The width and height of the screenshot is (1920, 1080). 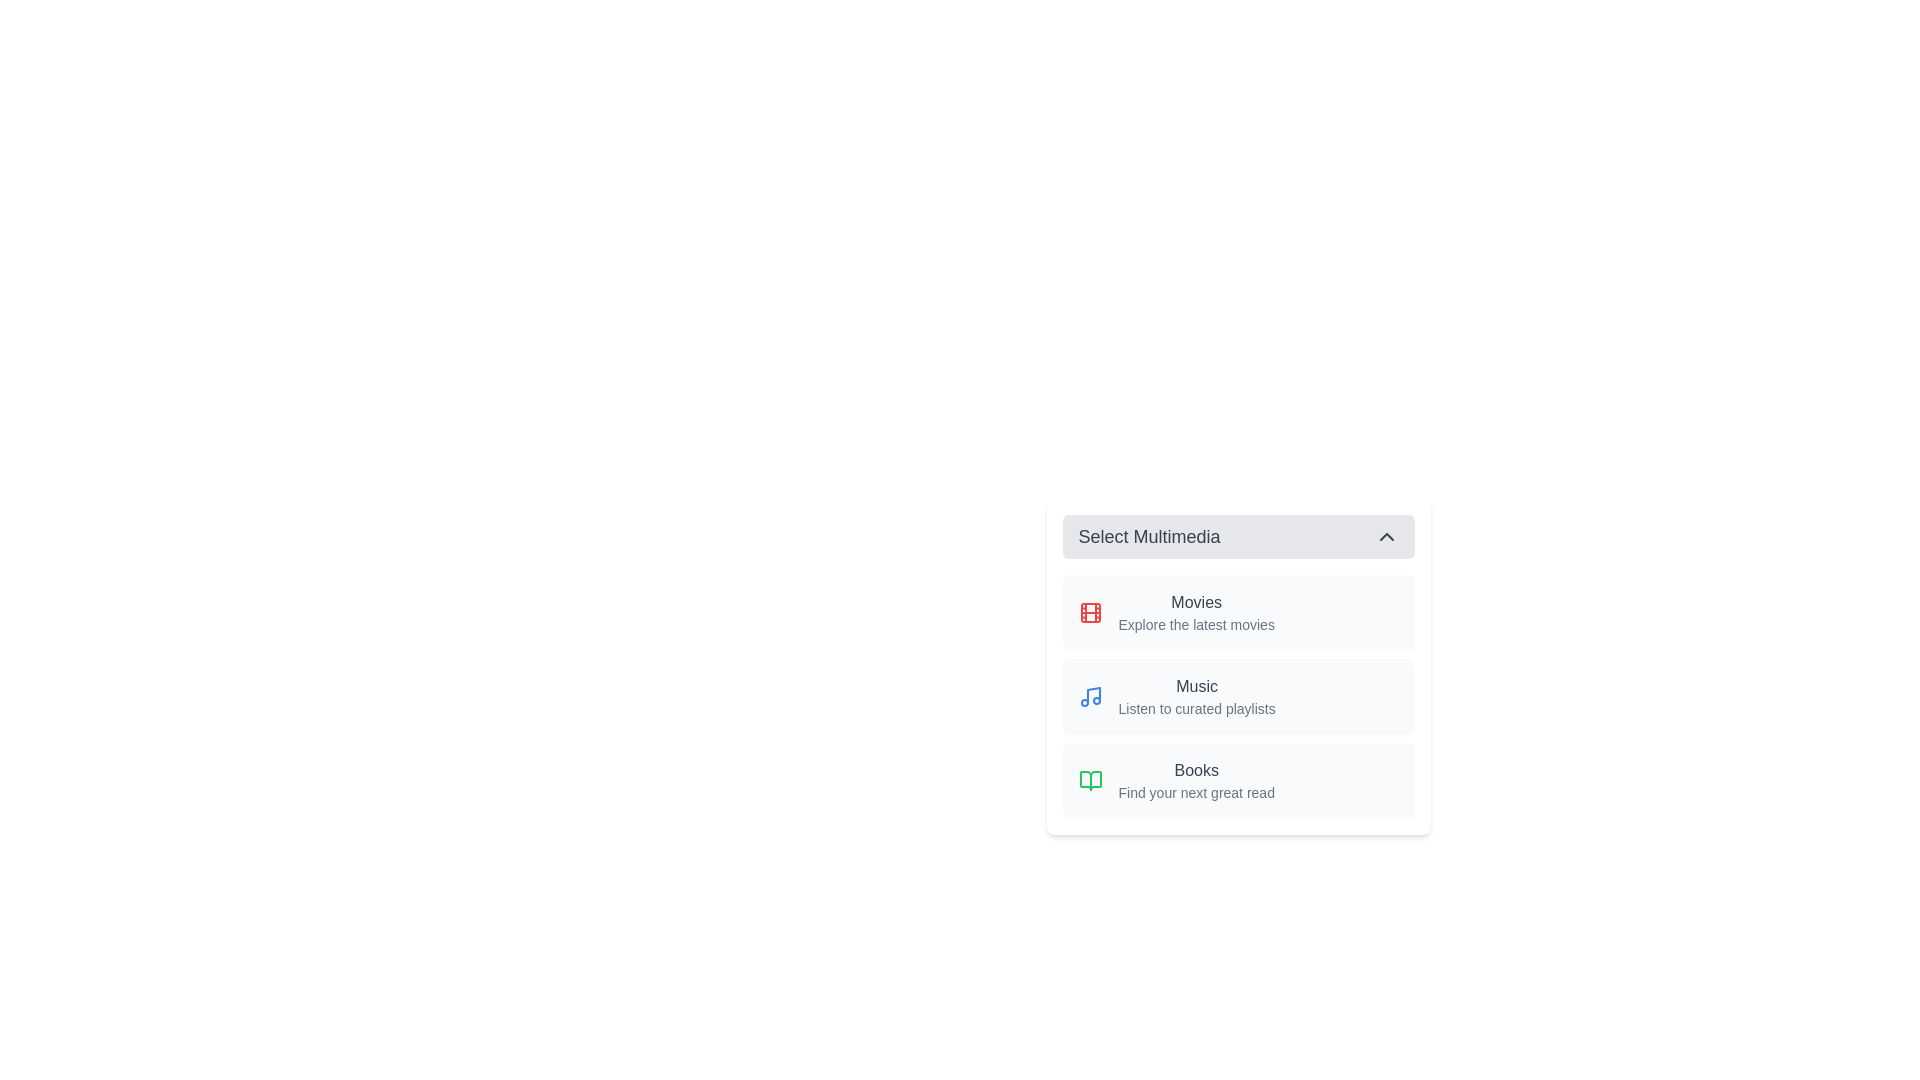 I want to click on text label displaying 'Books' and 'Find your next great read', located below the book icon in the Books section of the interface, so click(x=1196, y=779).